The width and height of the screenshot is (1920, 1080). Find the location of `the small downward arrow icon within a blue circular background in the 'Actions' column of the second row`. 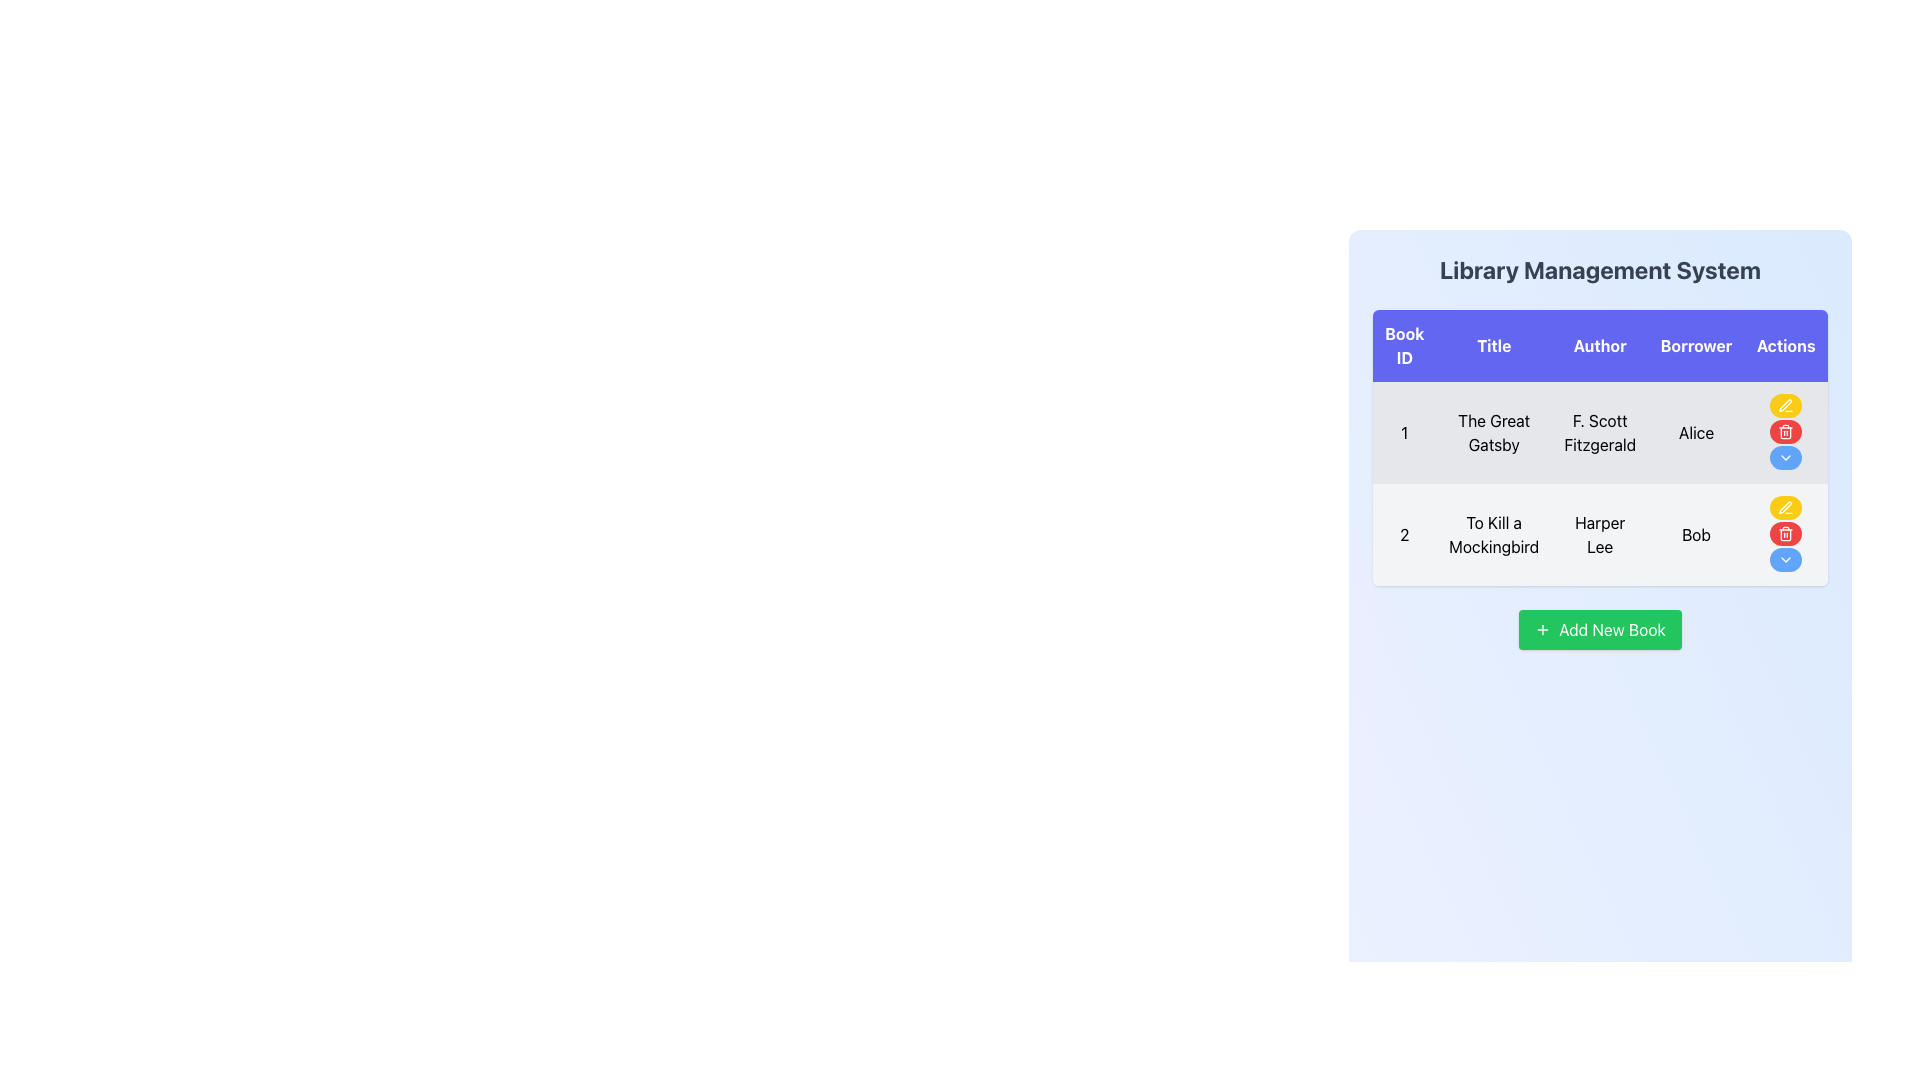

the small downward arrow icon within a blue circular background in the 'Actions' column of the second row is located at coordinates (1786, 458).